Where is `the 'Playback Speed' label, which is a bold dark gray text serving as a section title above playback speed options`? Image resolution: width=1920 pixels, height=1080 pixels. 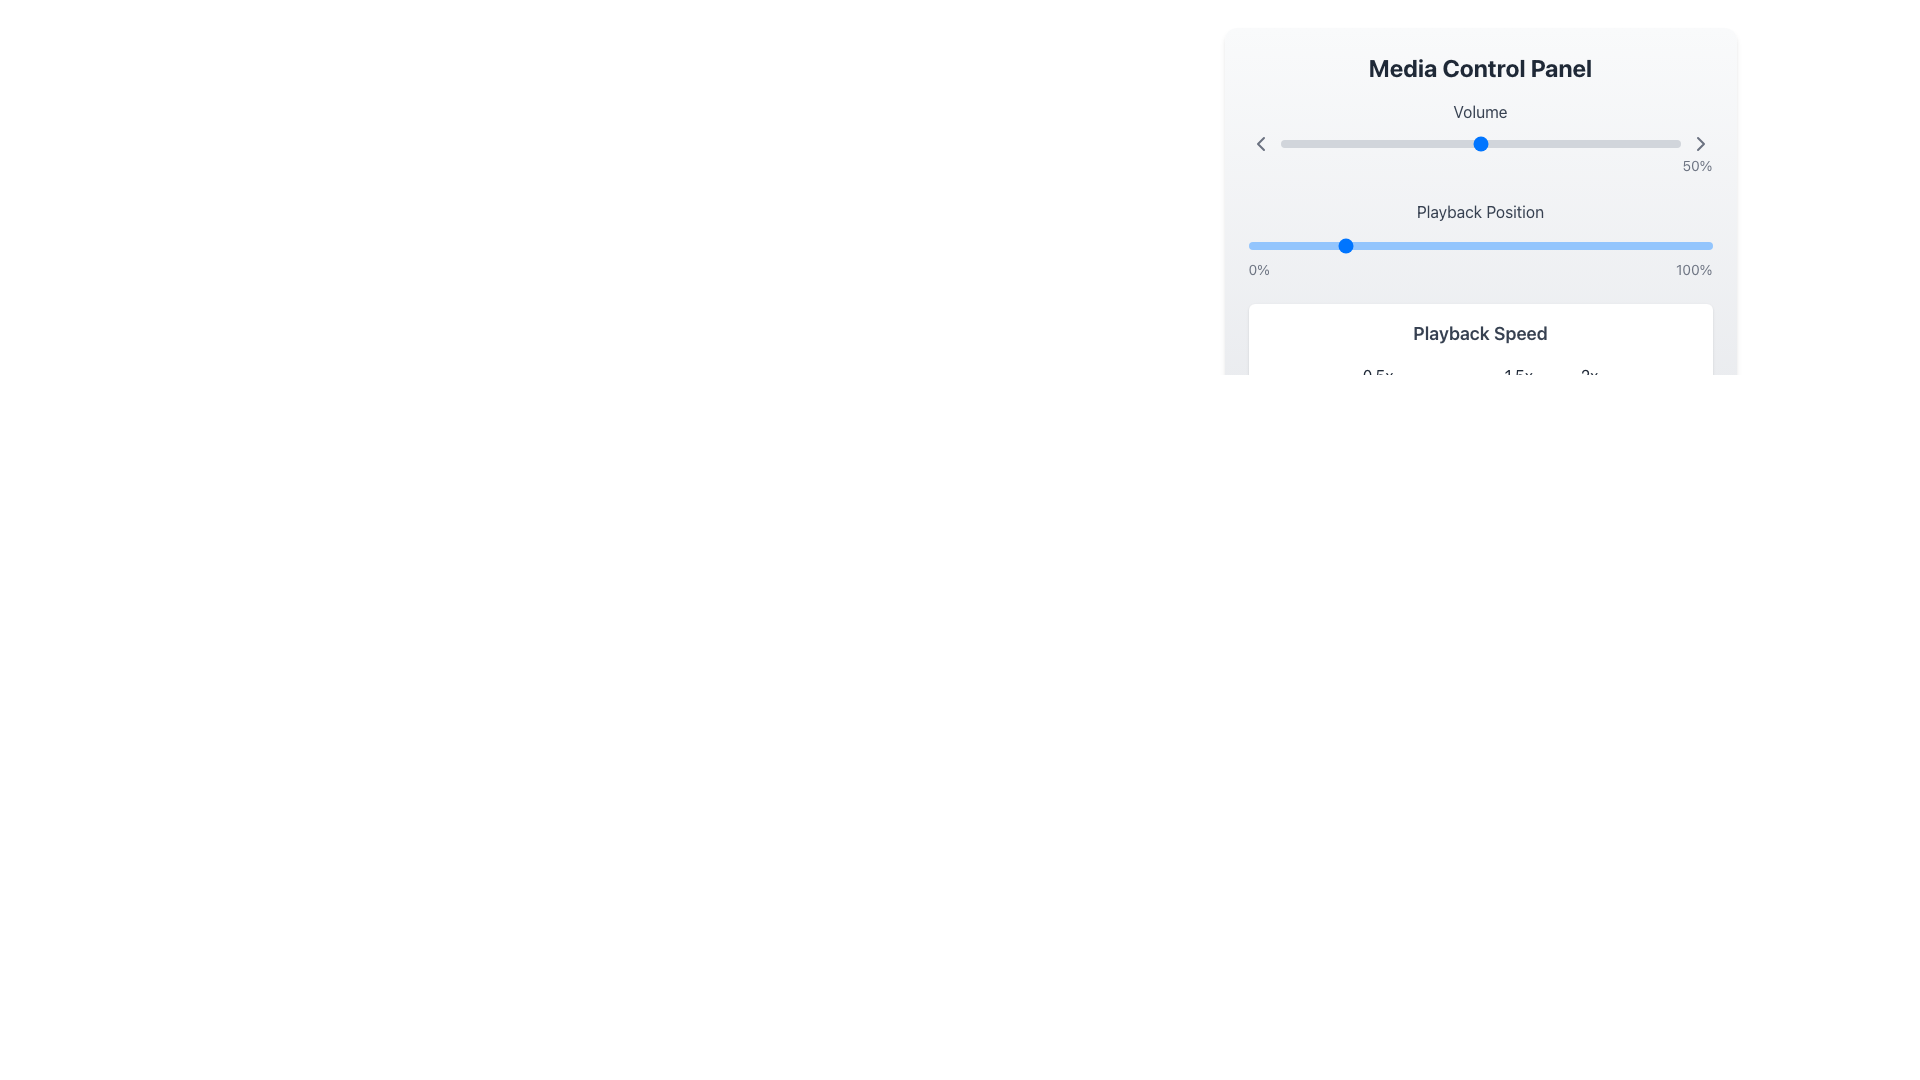
the 'Playback Speed' label, which is a bold dark gray text serving as a section title above playback speed options is located at coordinates (1480, 333).